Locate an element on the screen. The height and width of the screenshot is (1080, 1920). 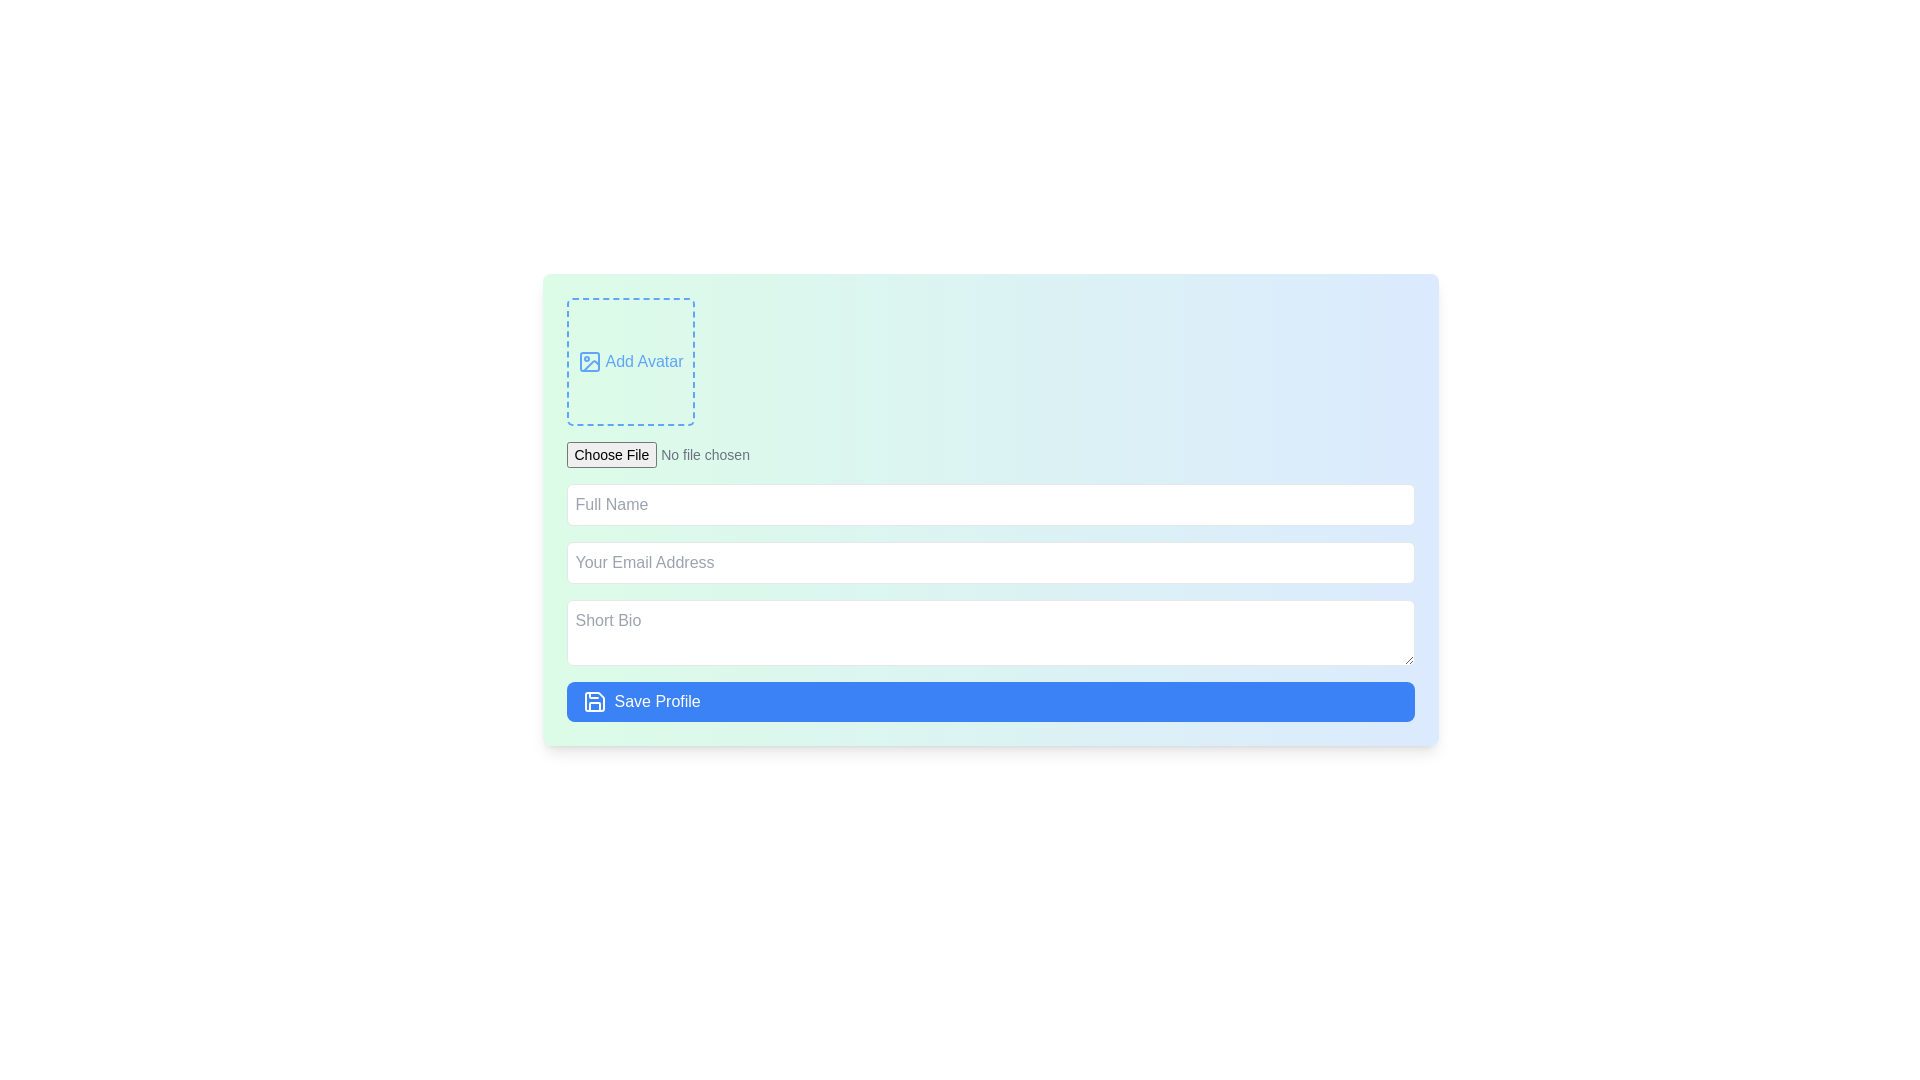
the 'Save' icon, which is a white floppy disk located to the left of the blue 'Save Profile' button near the bottom center of the interface is located at coordinates (593, 701).